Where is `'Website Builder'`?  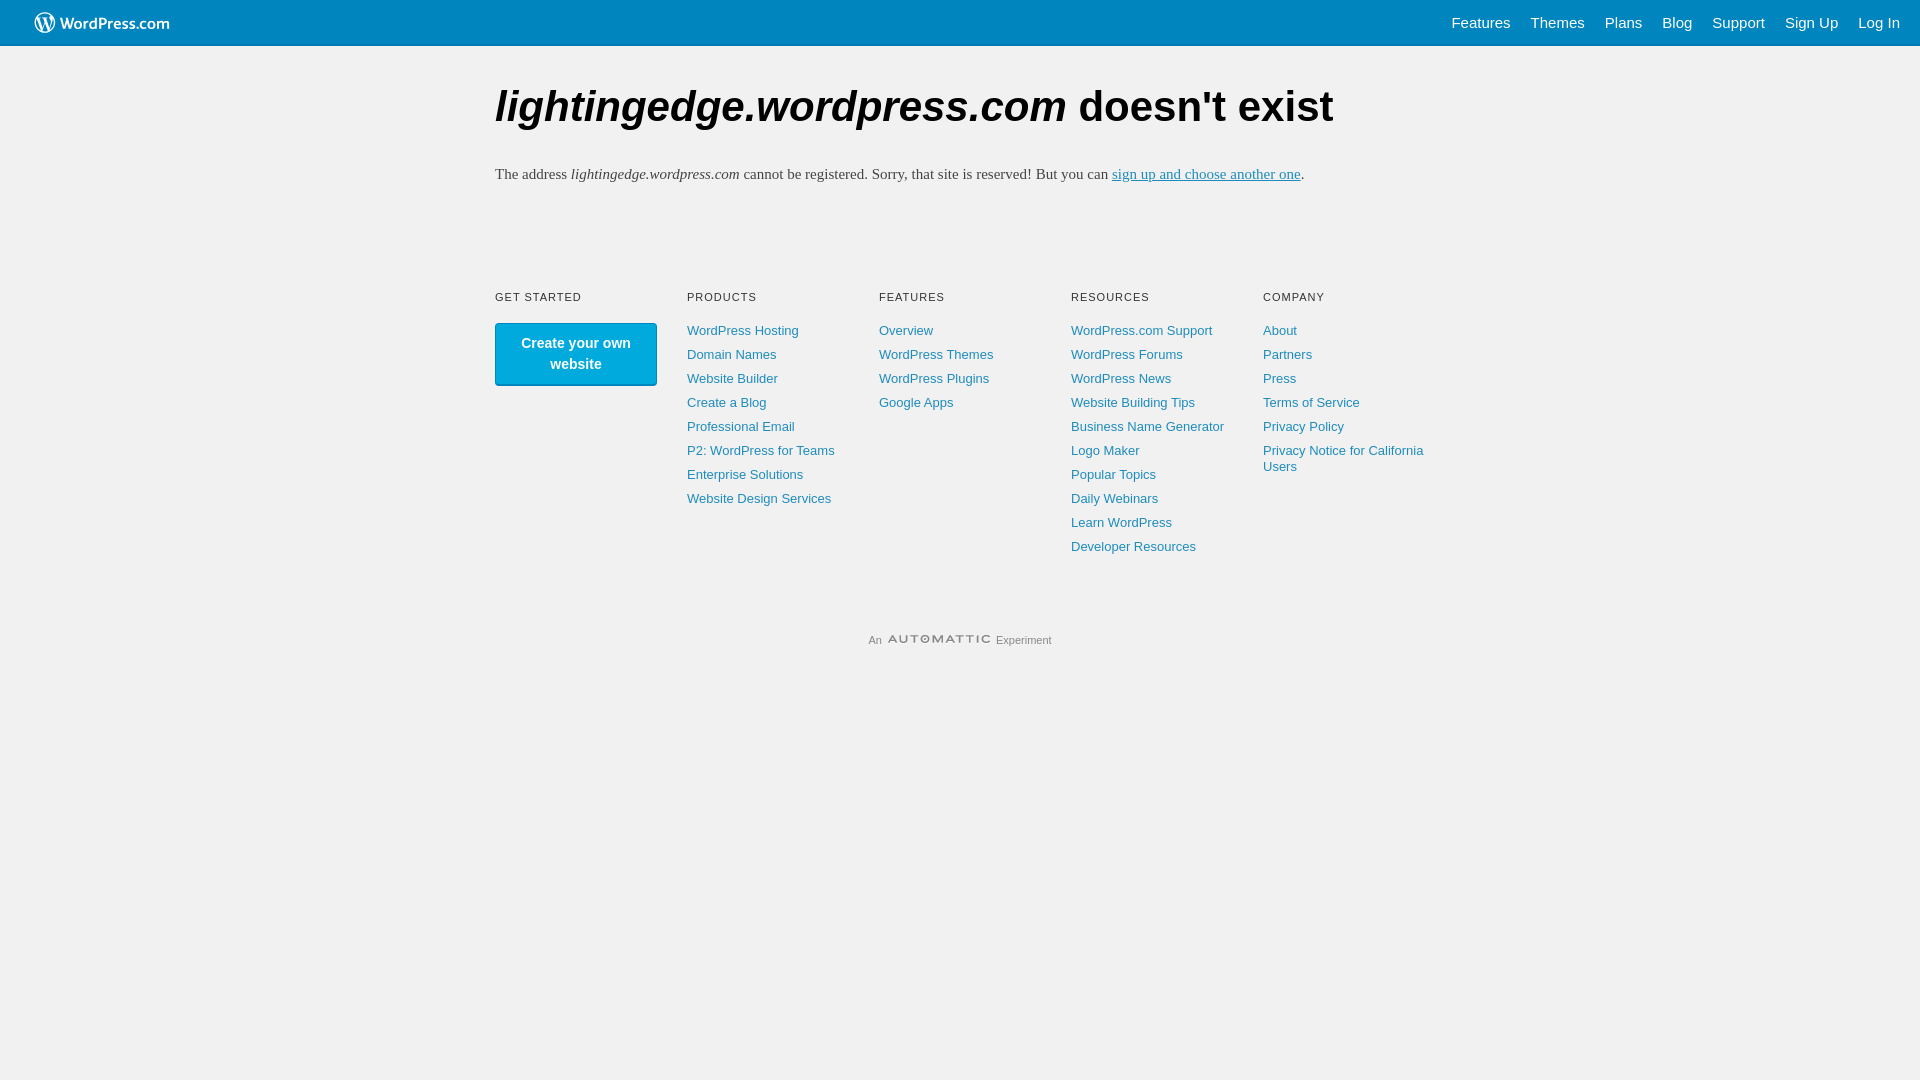 'Website Builder' is located at coordinates (686, 378).